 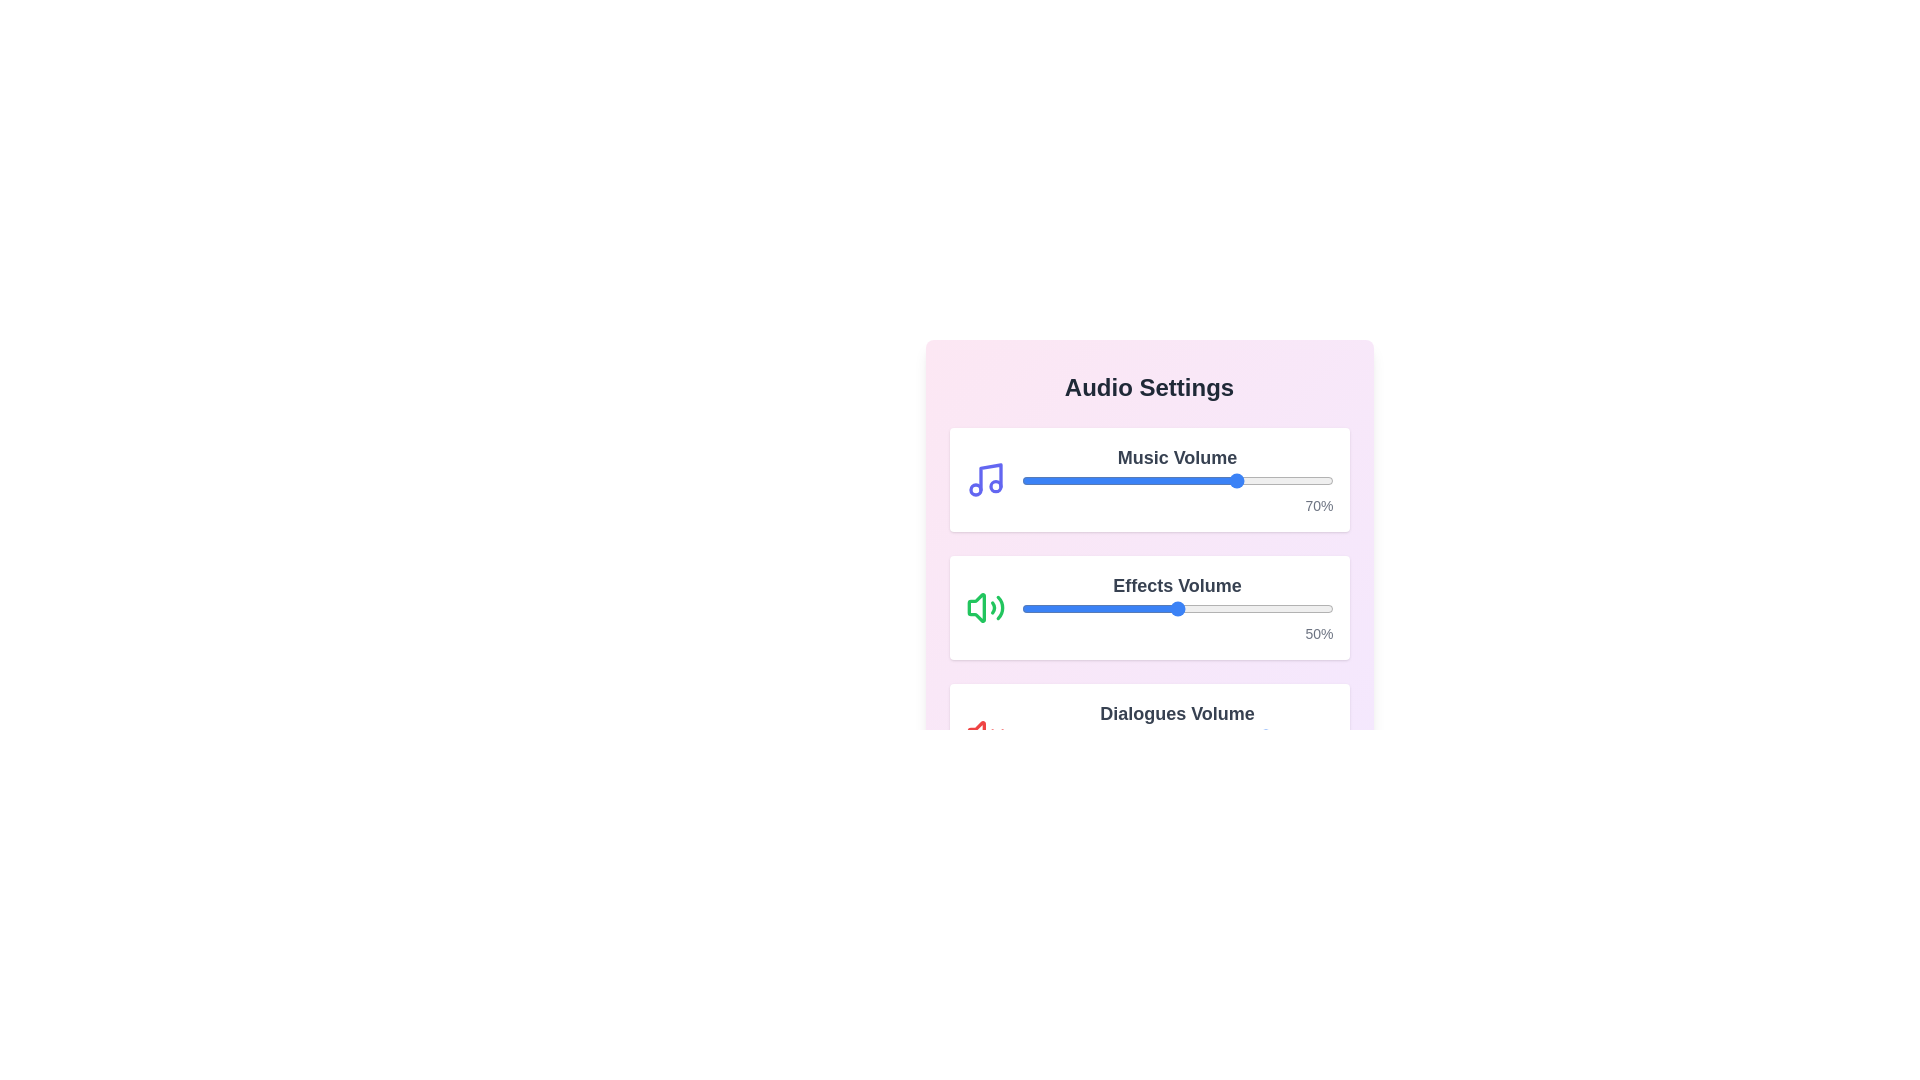 What do you see at coordinates (1057, 481) in the screenshot?
I see `the music volume slider to 12%` at bounding box center [1057, 481].